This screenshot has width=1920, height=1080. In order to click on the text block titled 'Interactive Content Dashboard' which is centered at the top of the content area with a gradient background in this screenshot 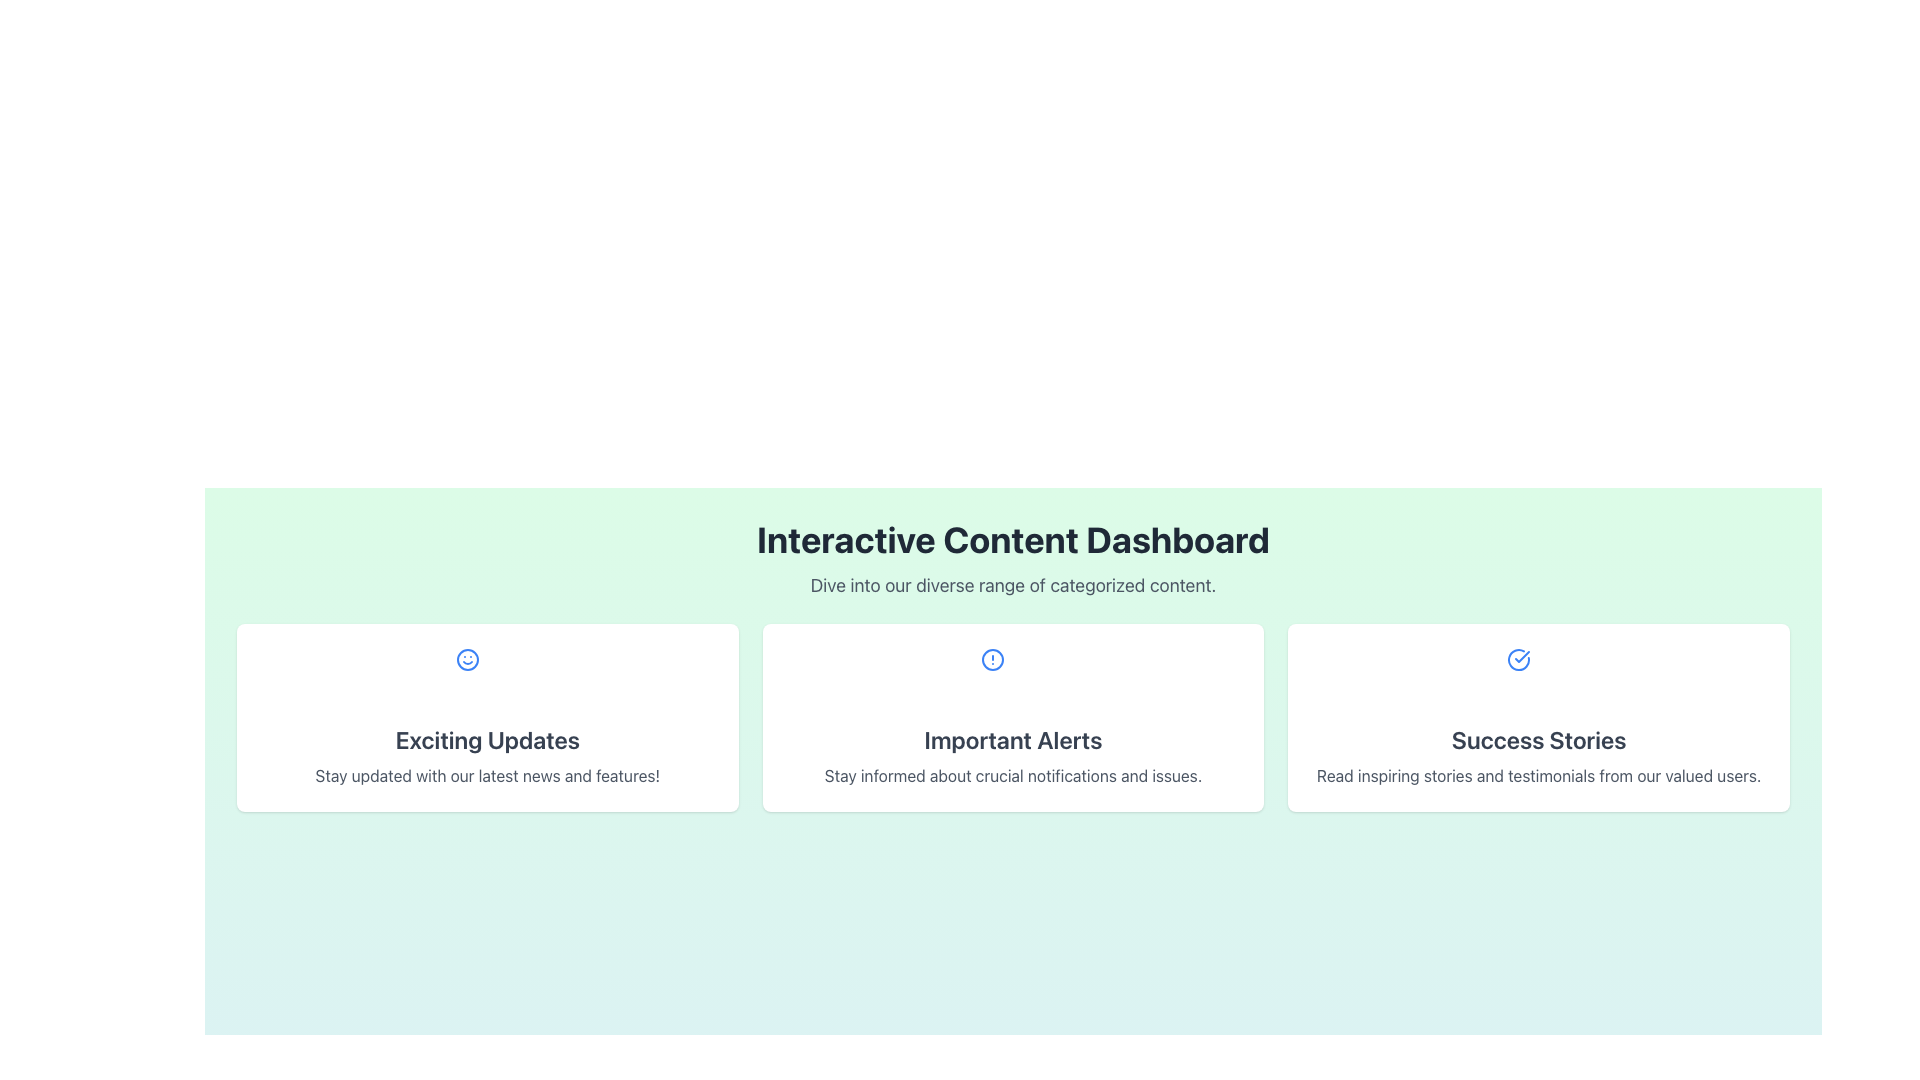, I will do `click(1013, 559)`.